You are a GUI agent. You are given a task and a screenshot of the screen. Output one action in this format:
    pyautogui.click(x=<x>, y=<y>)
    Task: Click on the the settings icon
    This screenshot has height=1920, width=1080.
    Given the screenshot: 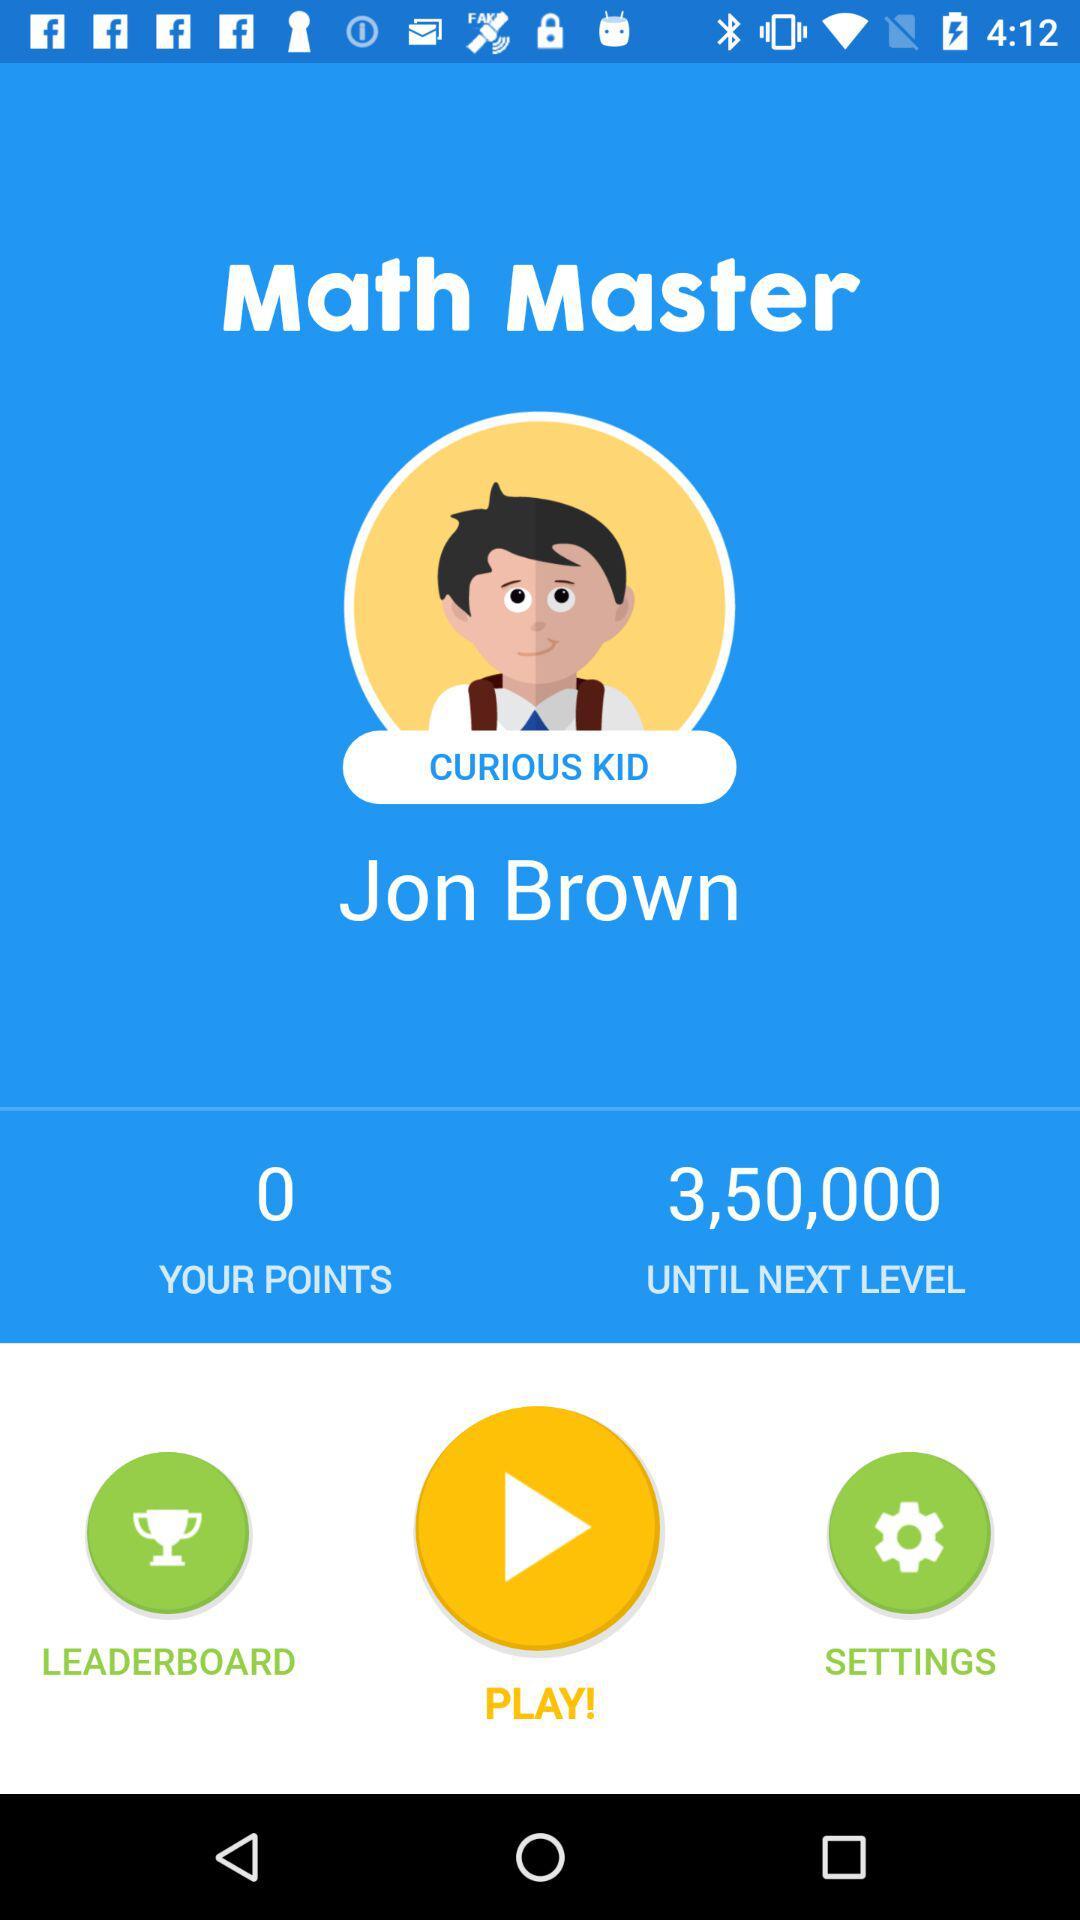 What is the action you would take?
    pyautogui.click(x=910, y=1535)
    